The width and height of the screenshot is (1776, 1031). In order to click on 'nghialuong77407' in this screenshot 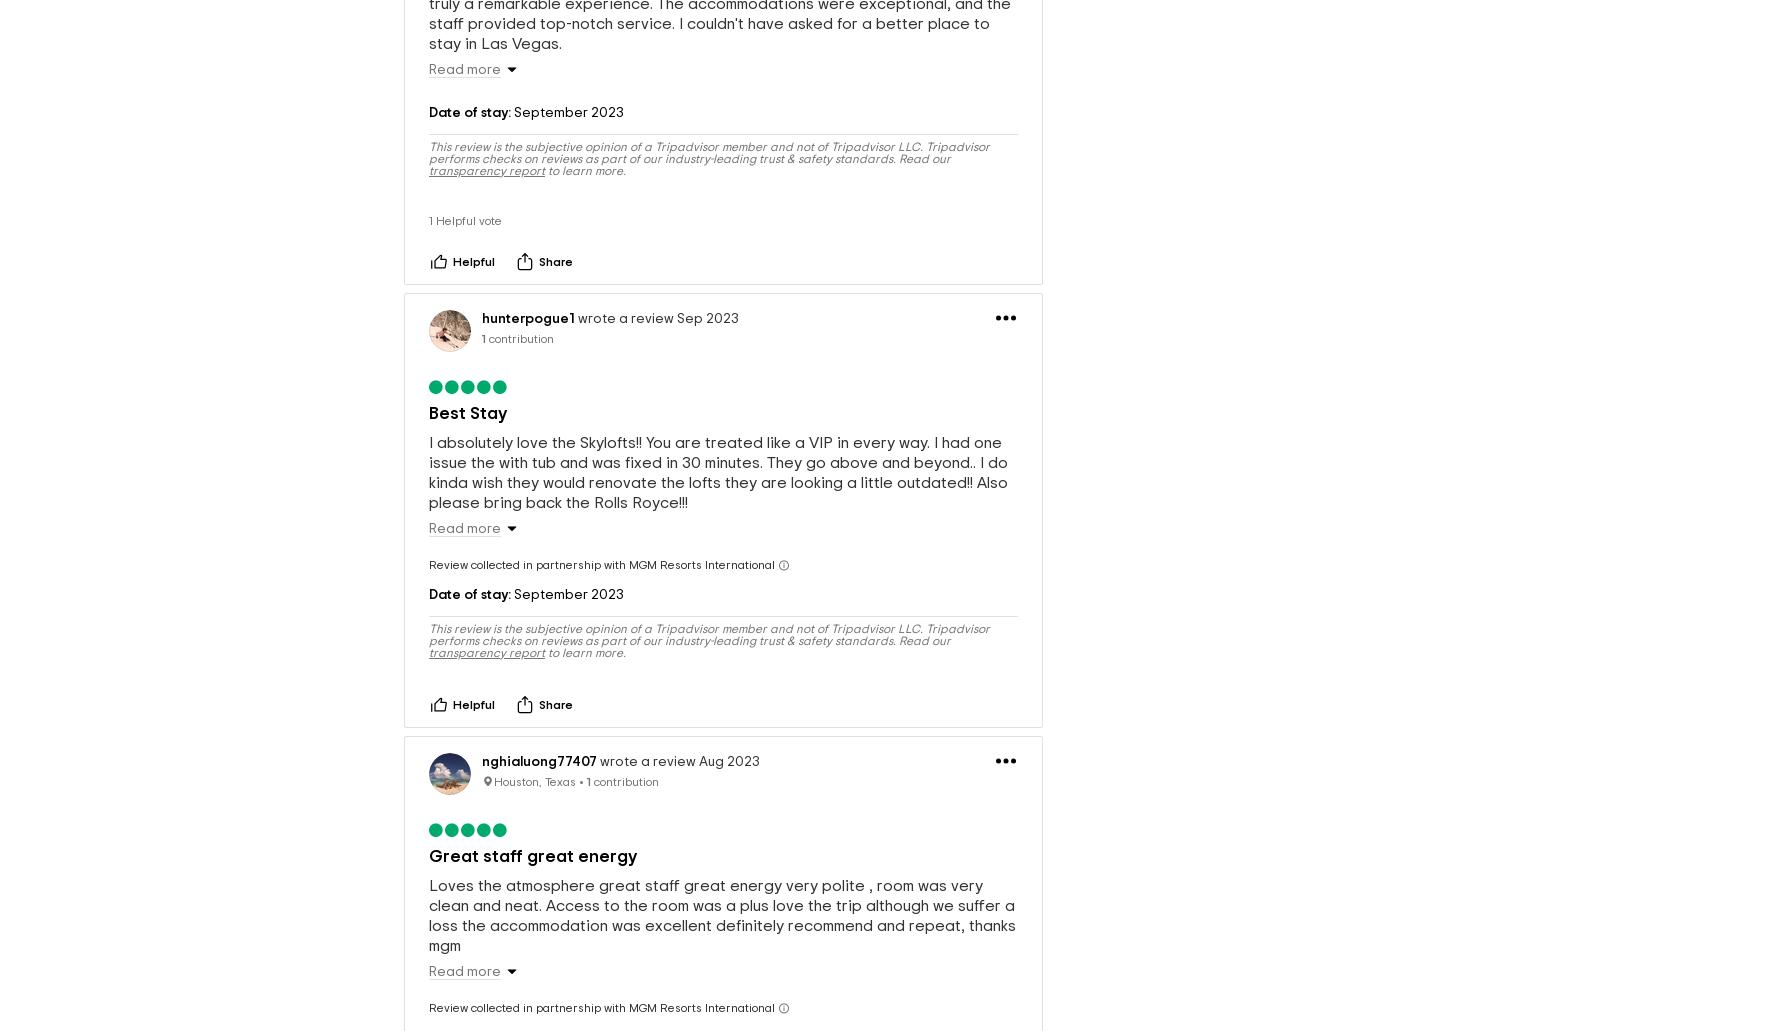, I will do `click(539, 728)`.